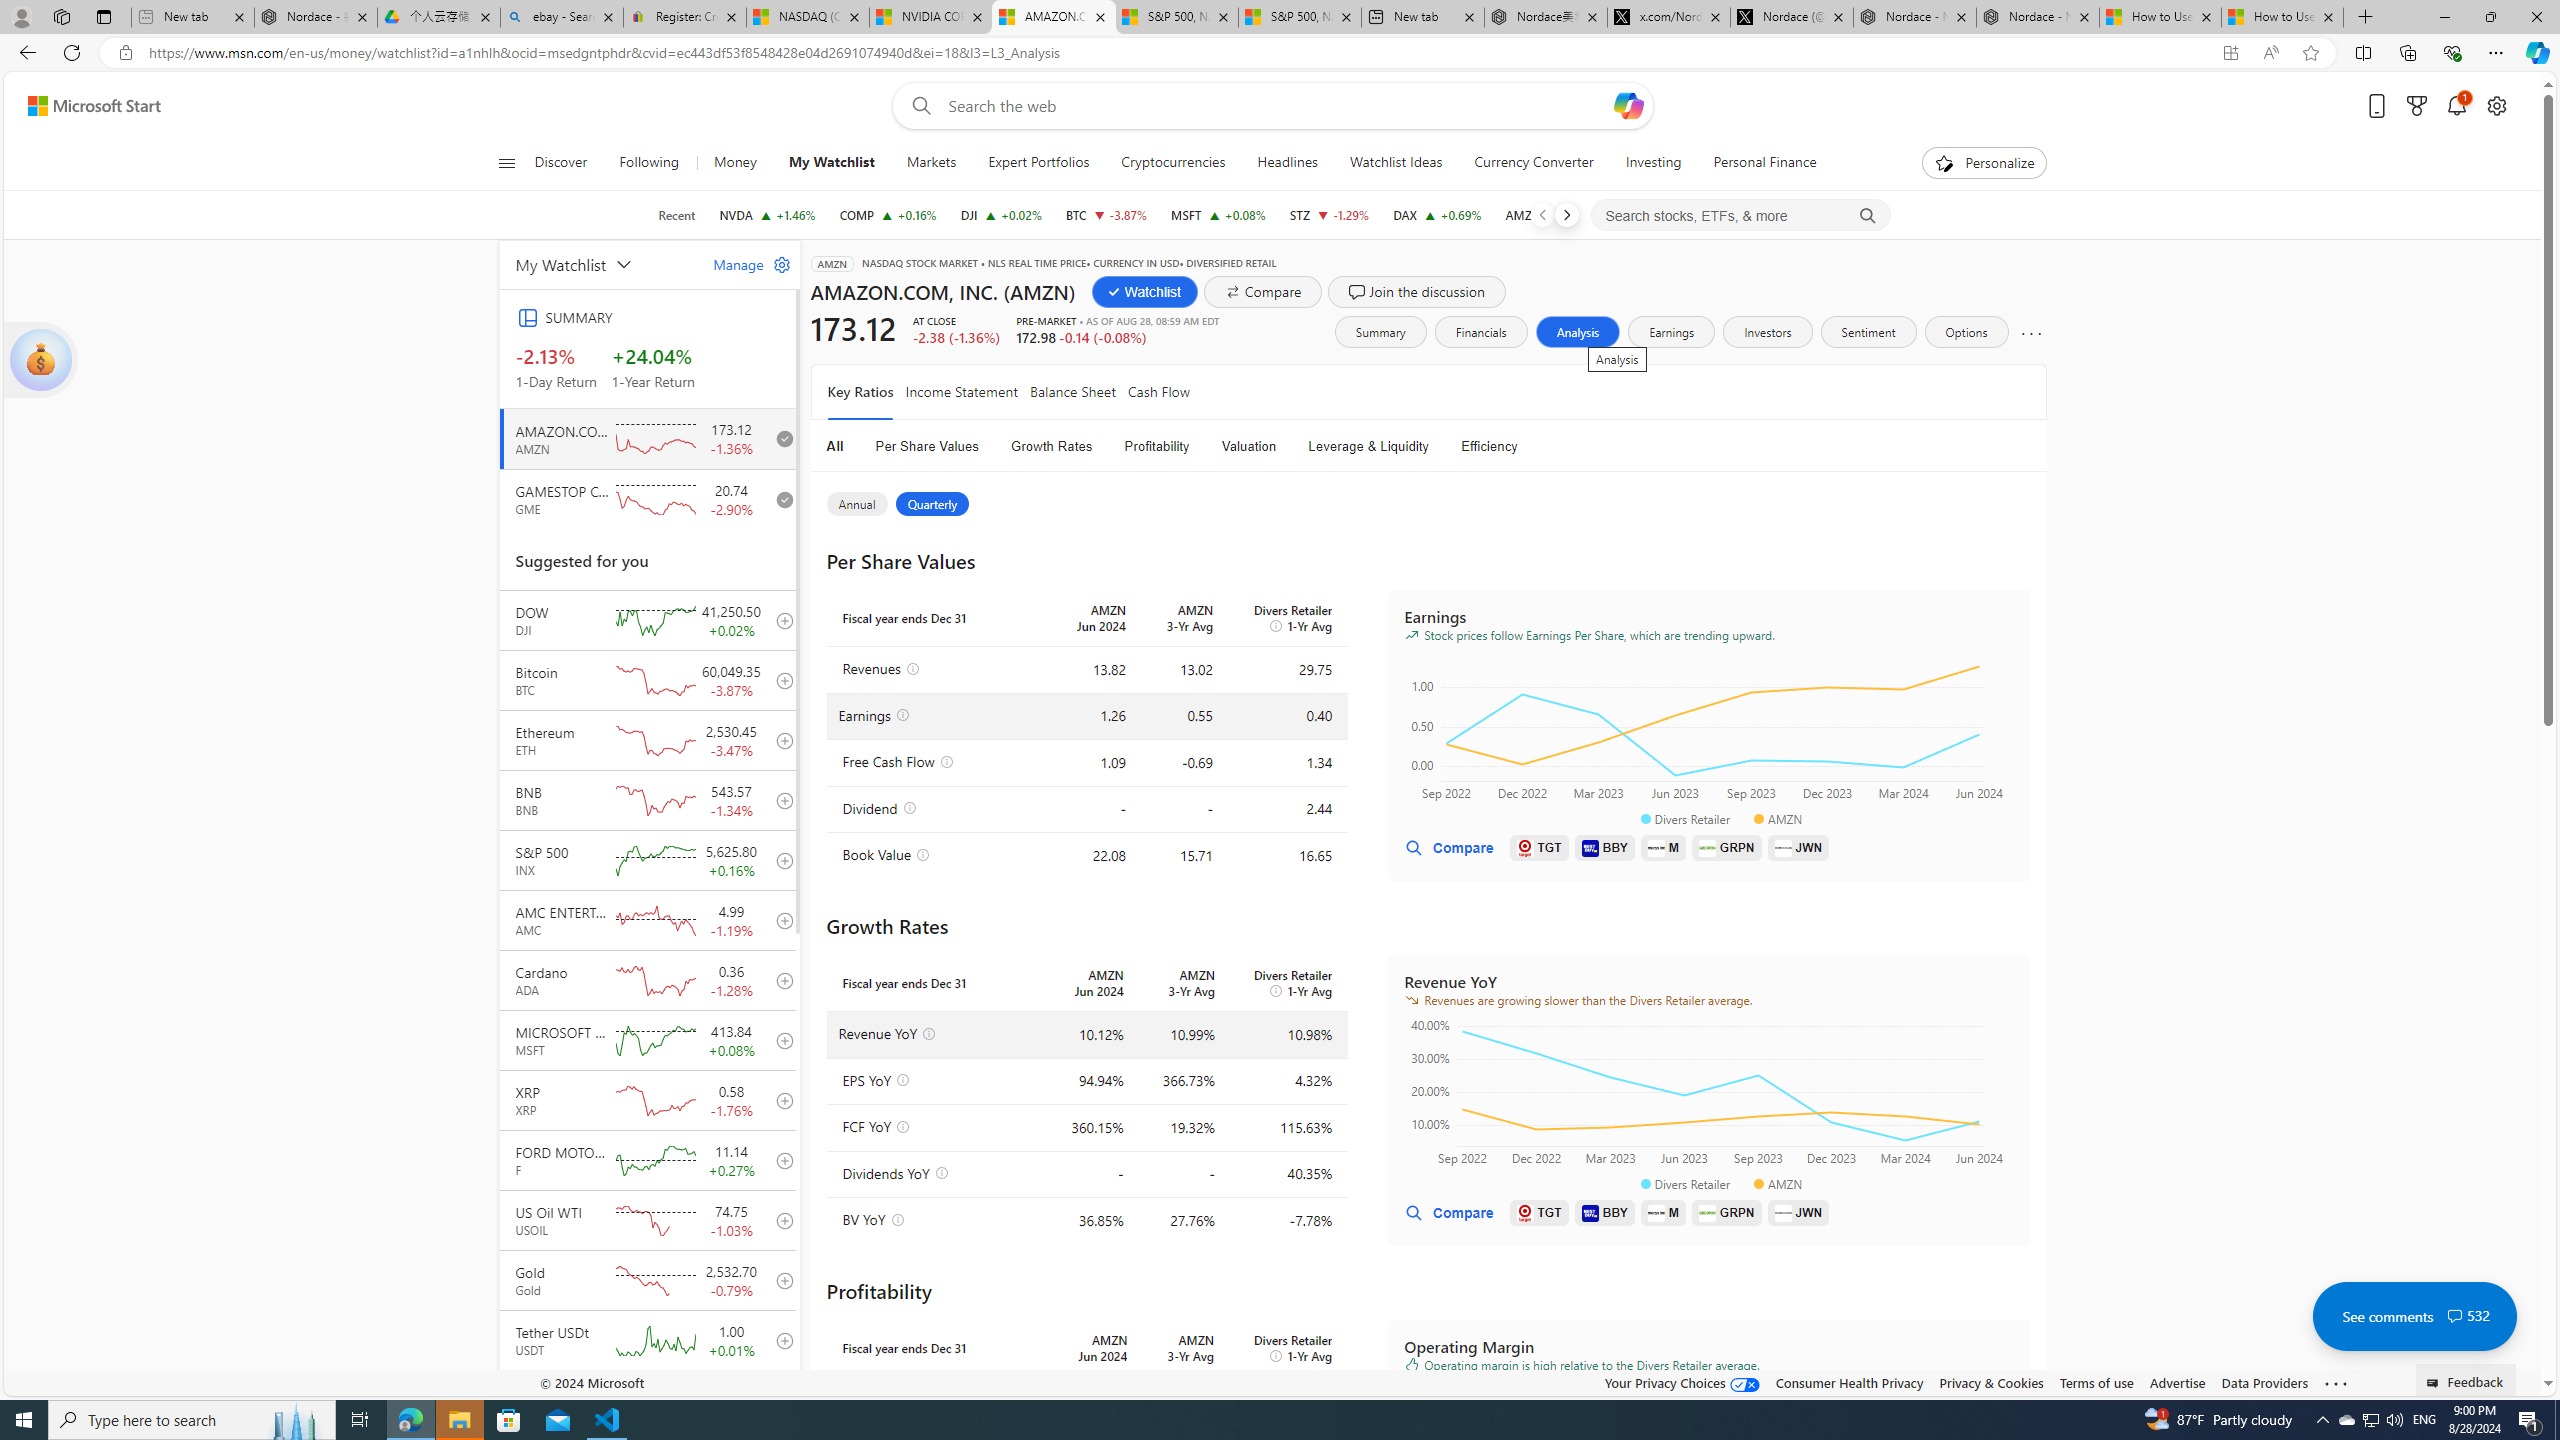 The height and width of the screenshot is (1440, 2560). Describe the element at coordinates (733, 162) in the screenshot. I see `'Money'` at that location.